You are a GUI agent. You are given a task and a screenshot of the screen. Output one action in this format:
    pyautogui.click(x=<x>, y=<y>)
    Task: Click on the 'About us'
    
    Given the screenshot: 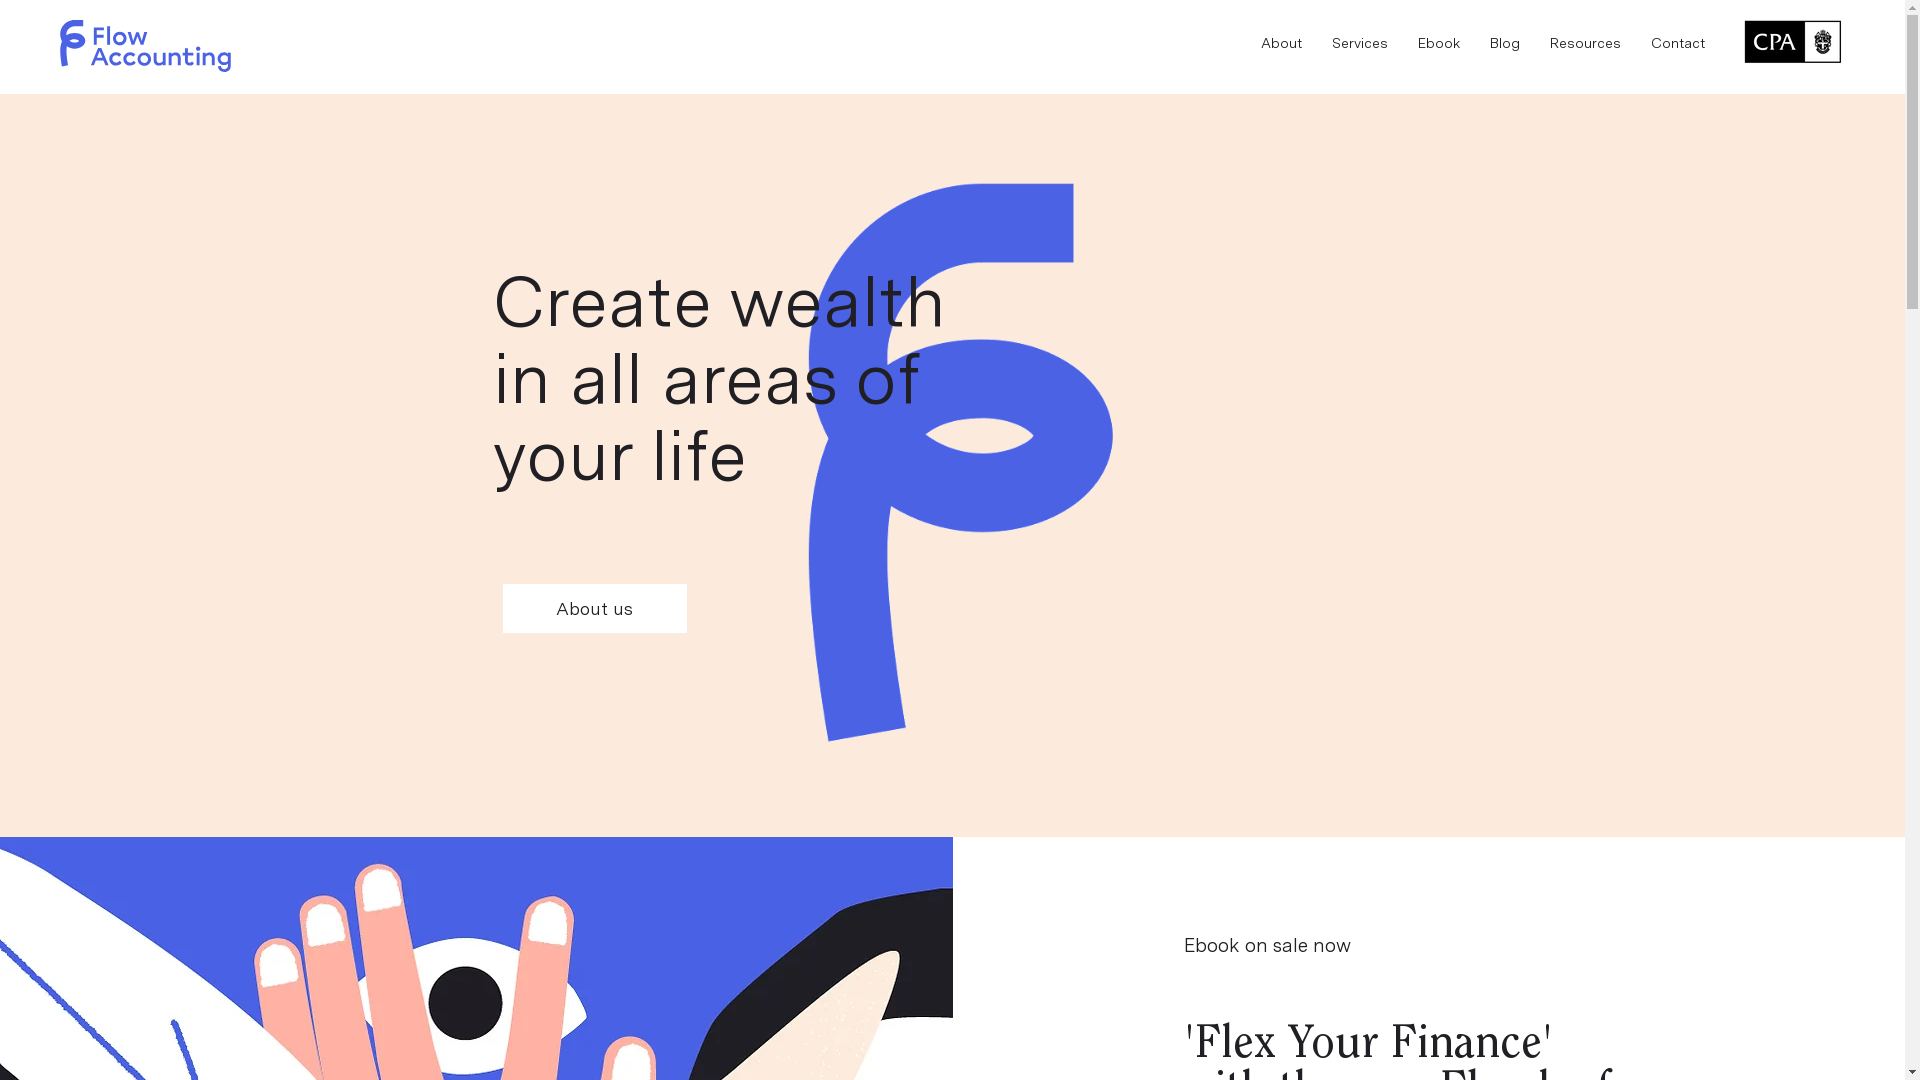 What is the action you would take?
    pyautogui.click(x=593, y=607)
    